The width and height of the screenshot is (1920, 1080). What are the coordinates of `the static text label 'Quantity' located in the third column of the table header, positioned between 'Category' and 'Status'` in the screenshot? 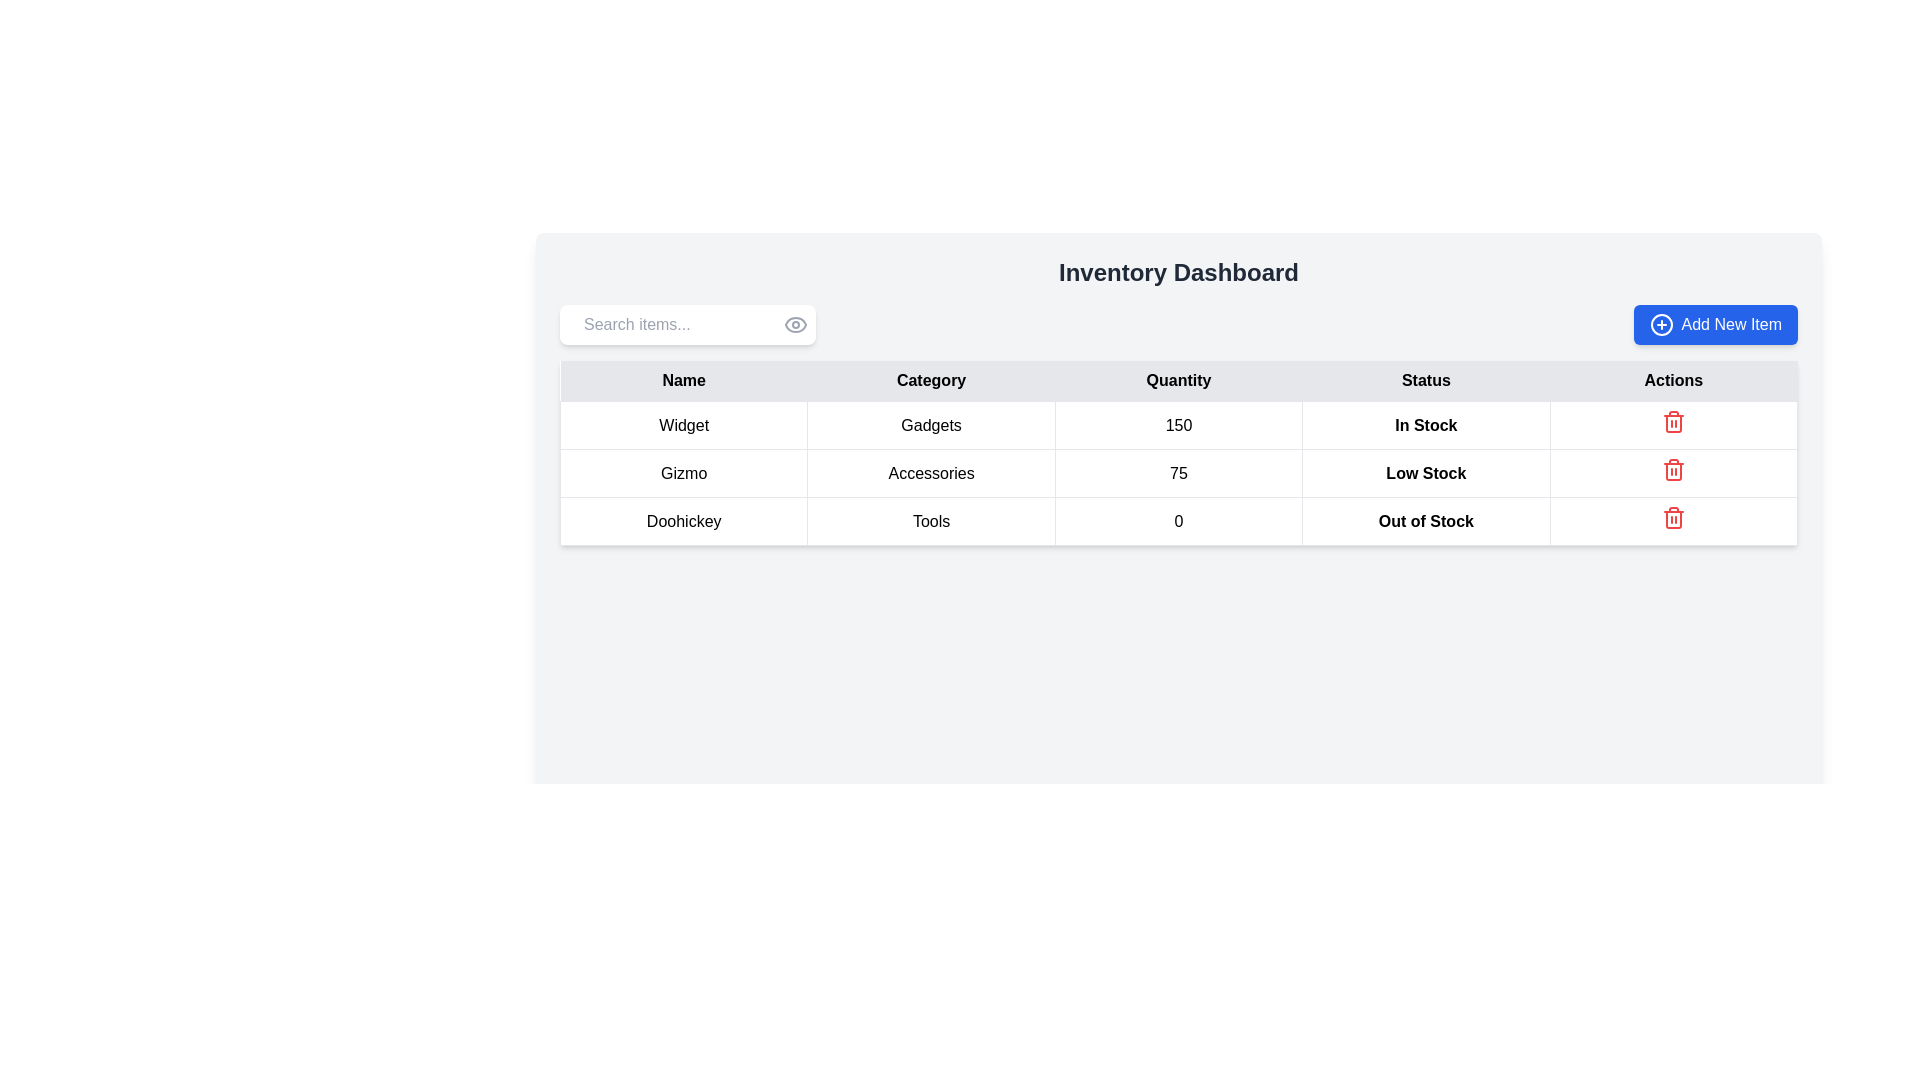 It's located at (1179, 381).